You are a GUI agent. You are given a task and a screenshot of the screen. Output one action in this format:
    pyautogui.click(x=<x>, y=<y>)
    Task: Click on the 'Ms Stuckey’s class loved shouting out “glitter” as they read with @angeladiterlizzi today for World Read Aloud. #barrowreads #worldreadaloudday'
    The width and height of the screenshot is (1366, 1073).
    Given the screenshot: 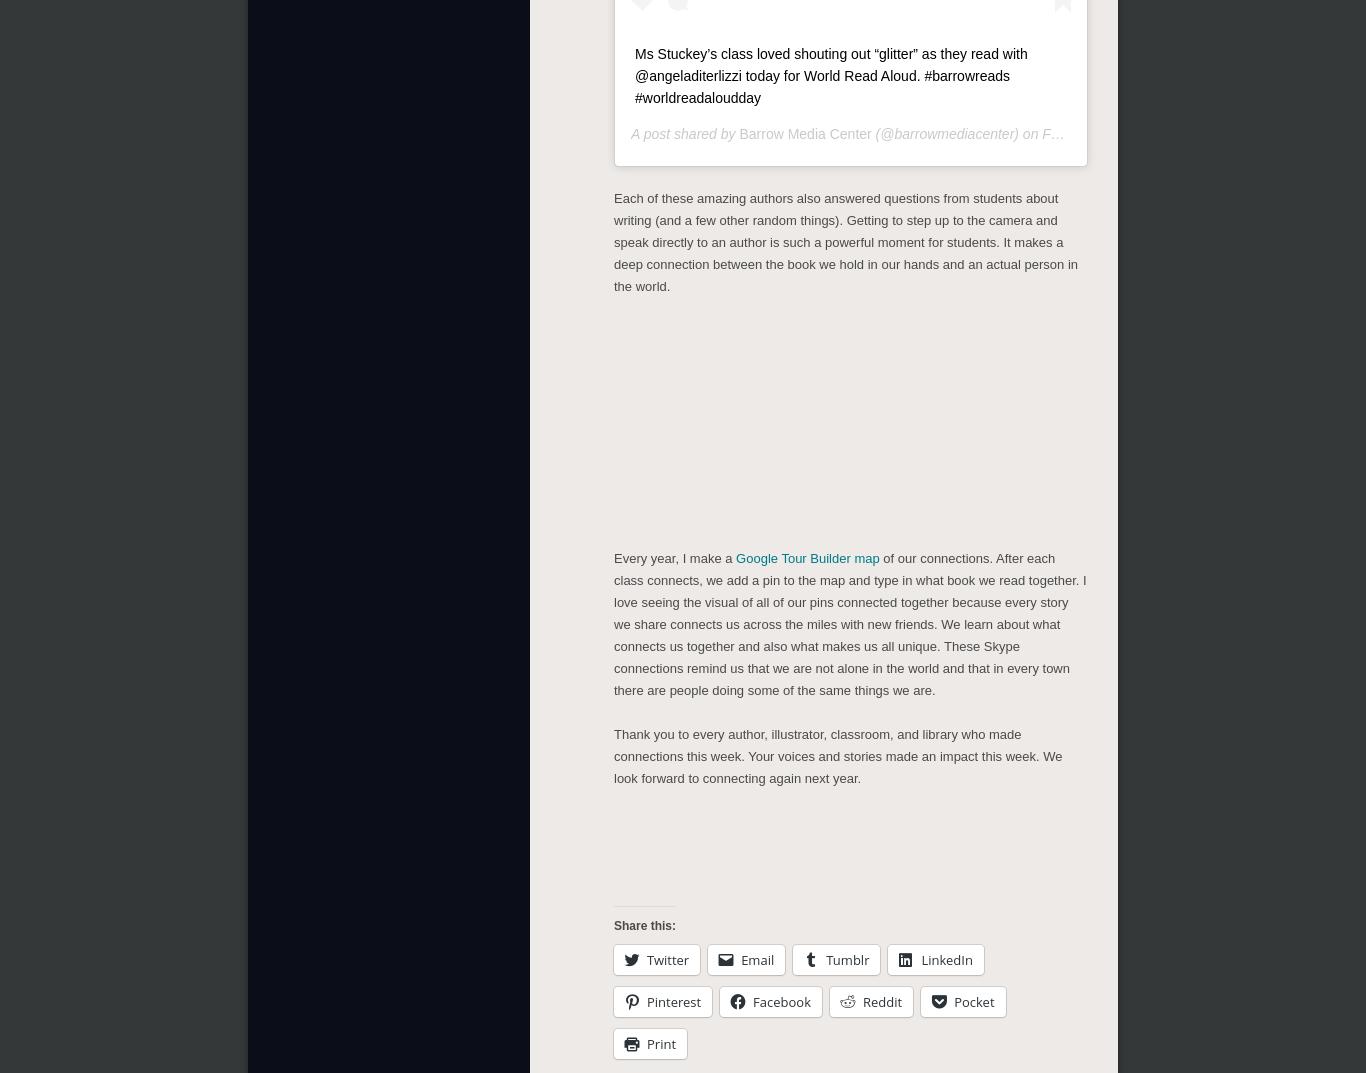 What is the action you would take?
    pyautogui.click(x=634, y=71)
    